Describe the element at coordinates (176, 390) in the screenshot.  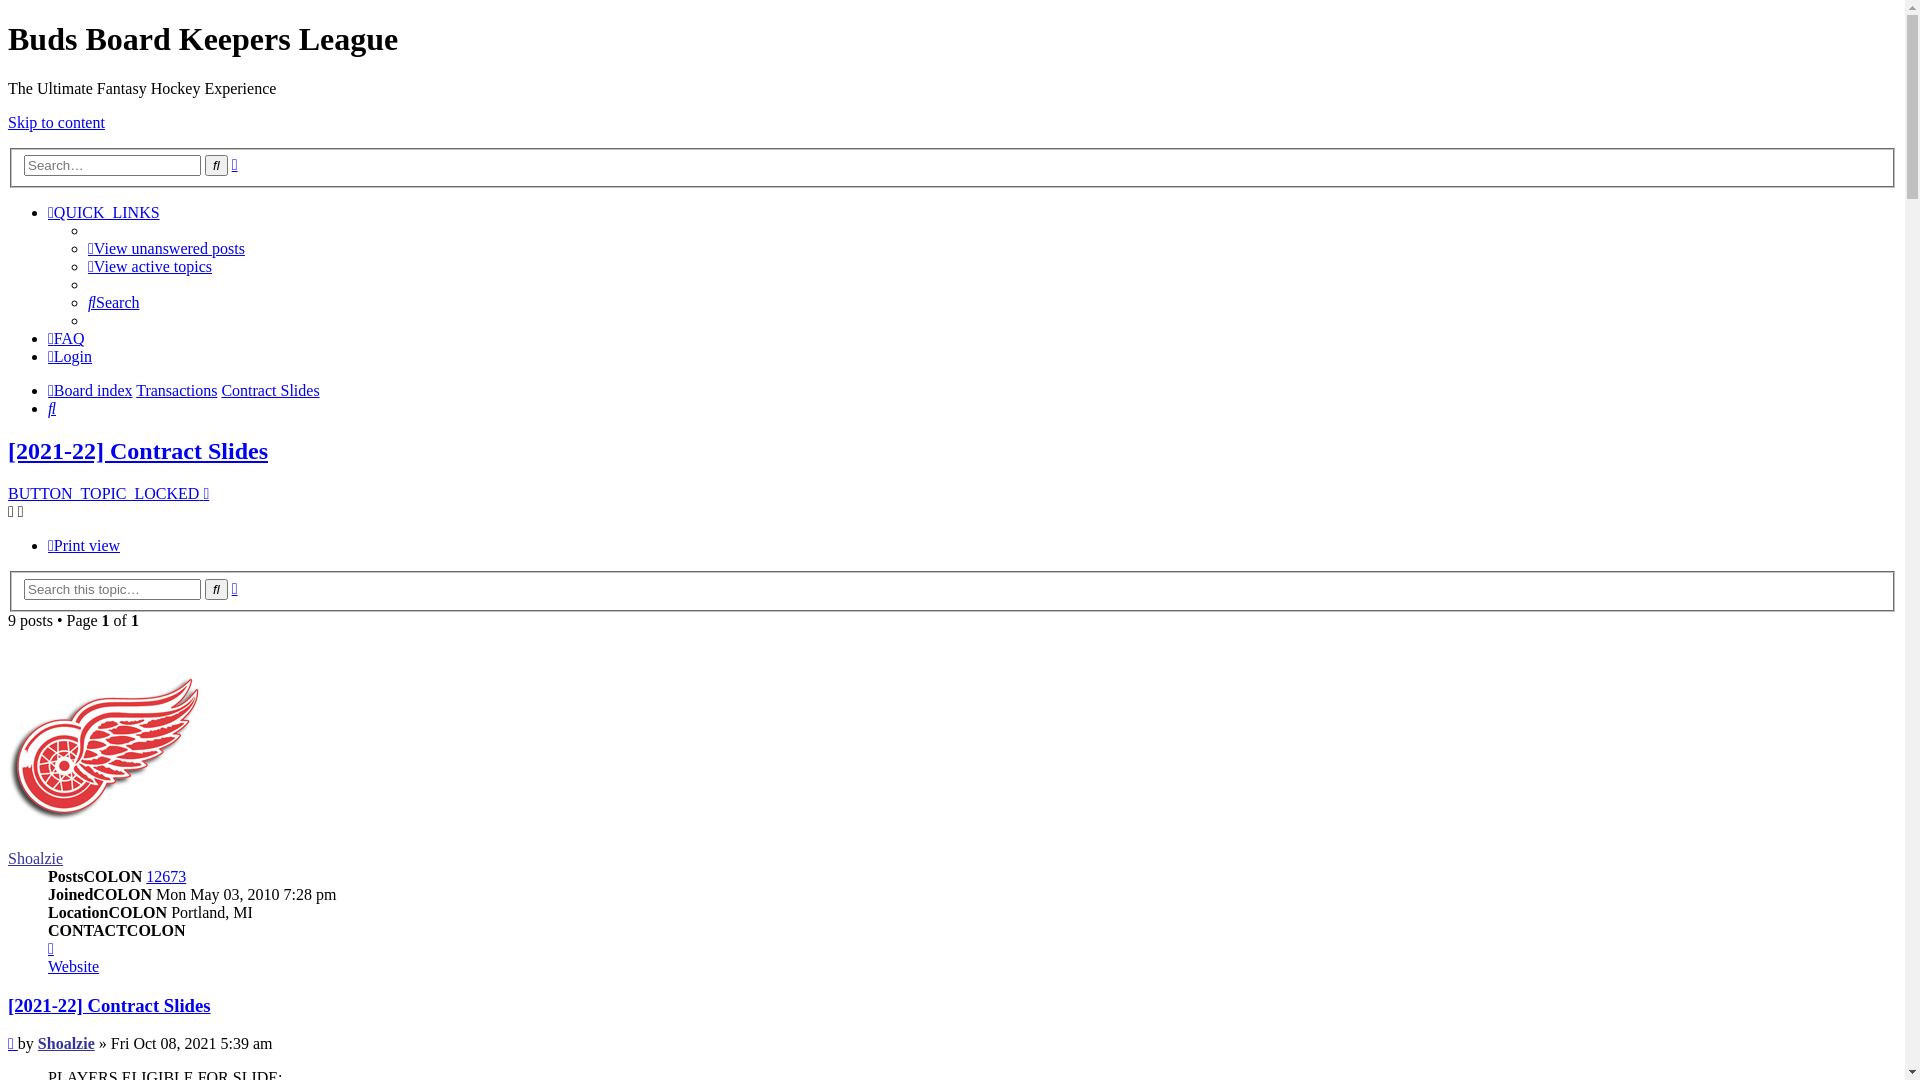
I see `'Transactions'` at that location.